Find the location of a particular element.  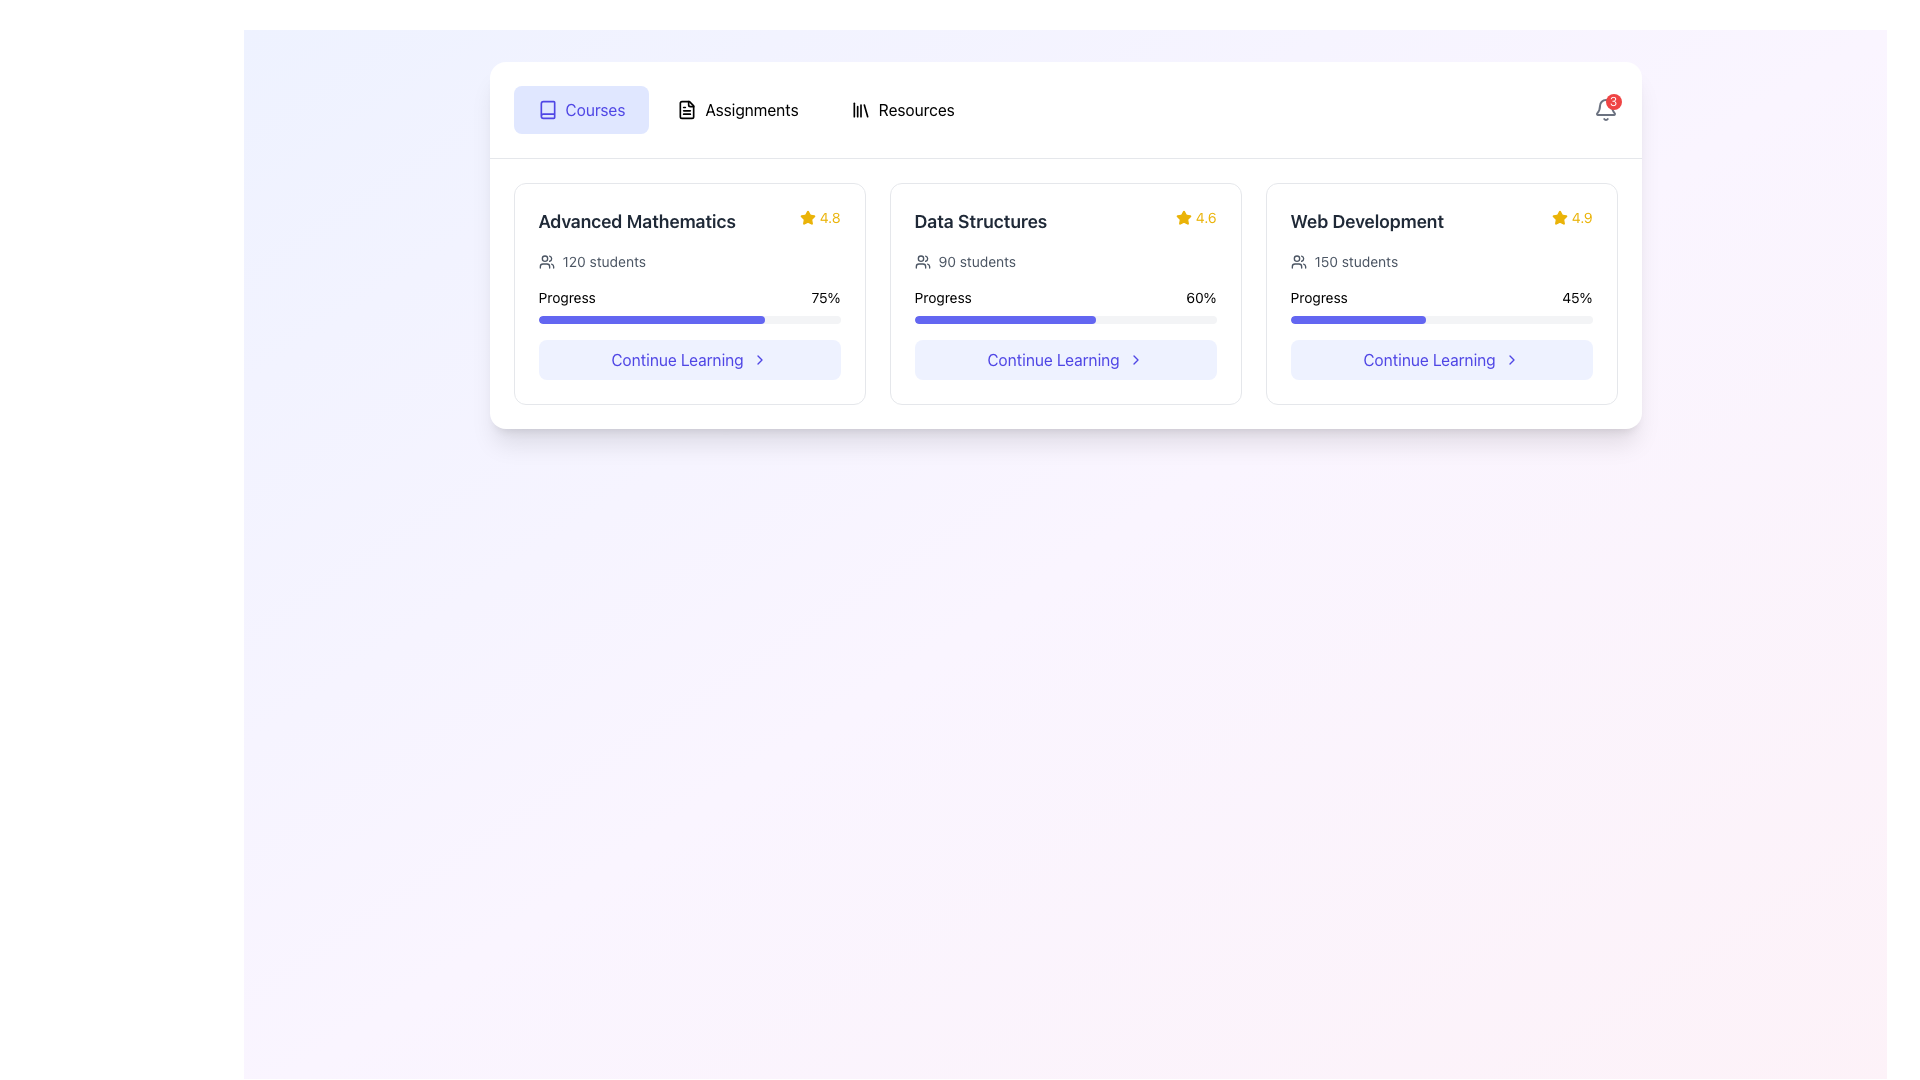

the indigo progress bar indicator under the 'Progress' label in the 'Web Development' section is located at coordinates (1358, 319).